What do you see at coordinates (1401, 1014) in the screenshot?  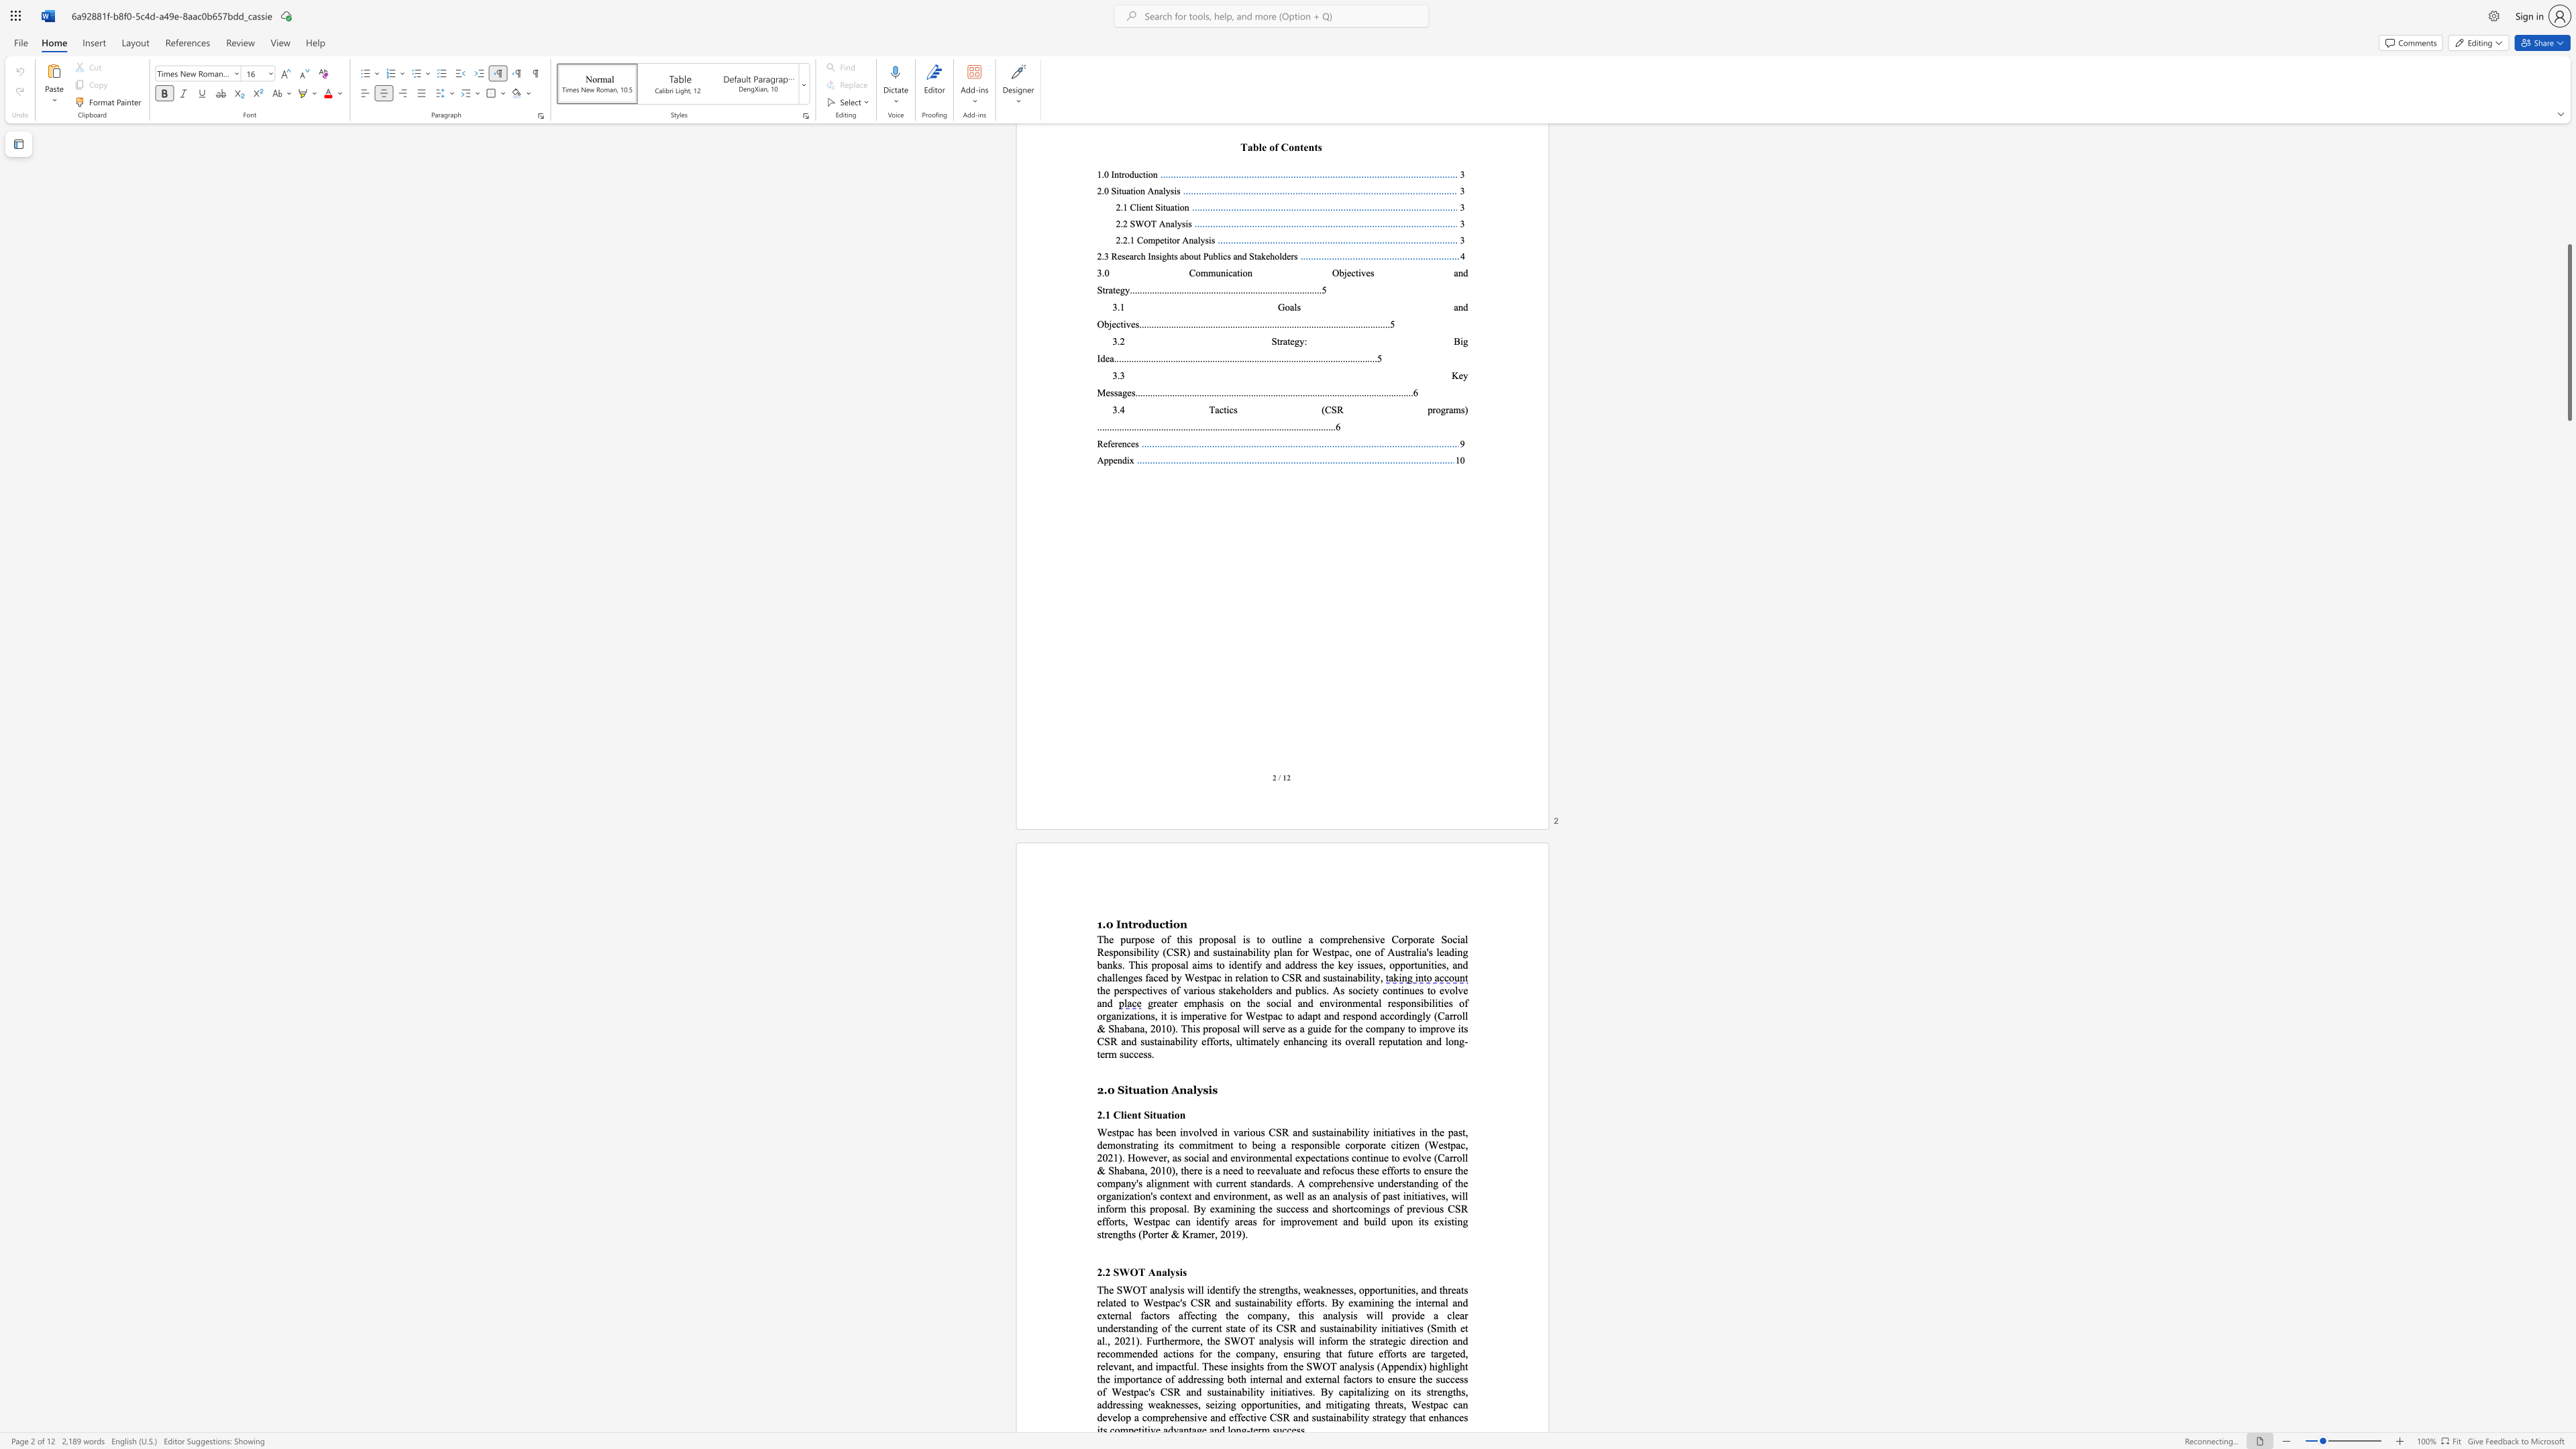 I see `the 9th character "r" in the text` at bounding box center [1401, 1014].